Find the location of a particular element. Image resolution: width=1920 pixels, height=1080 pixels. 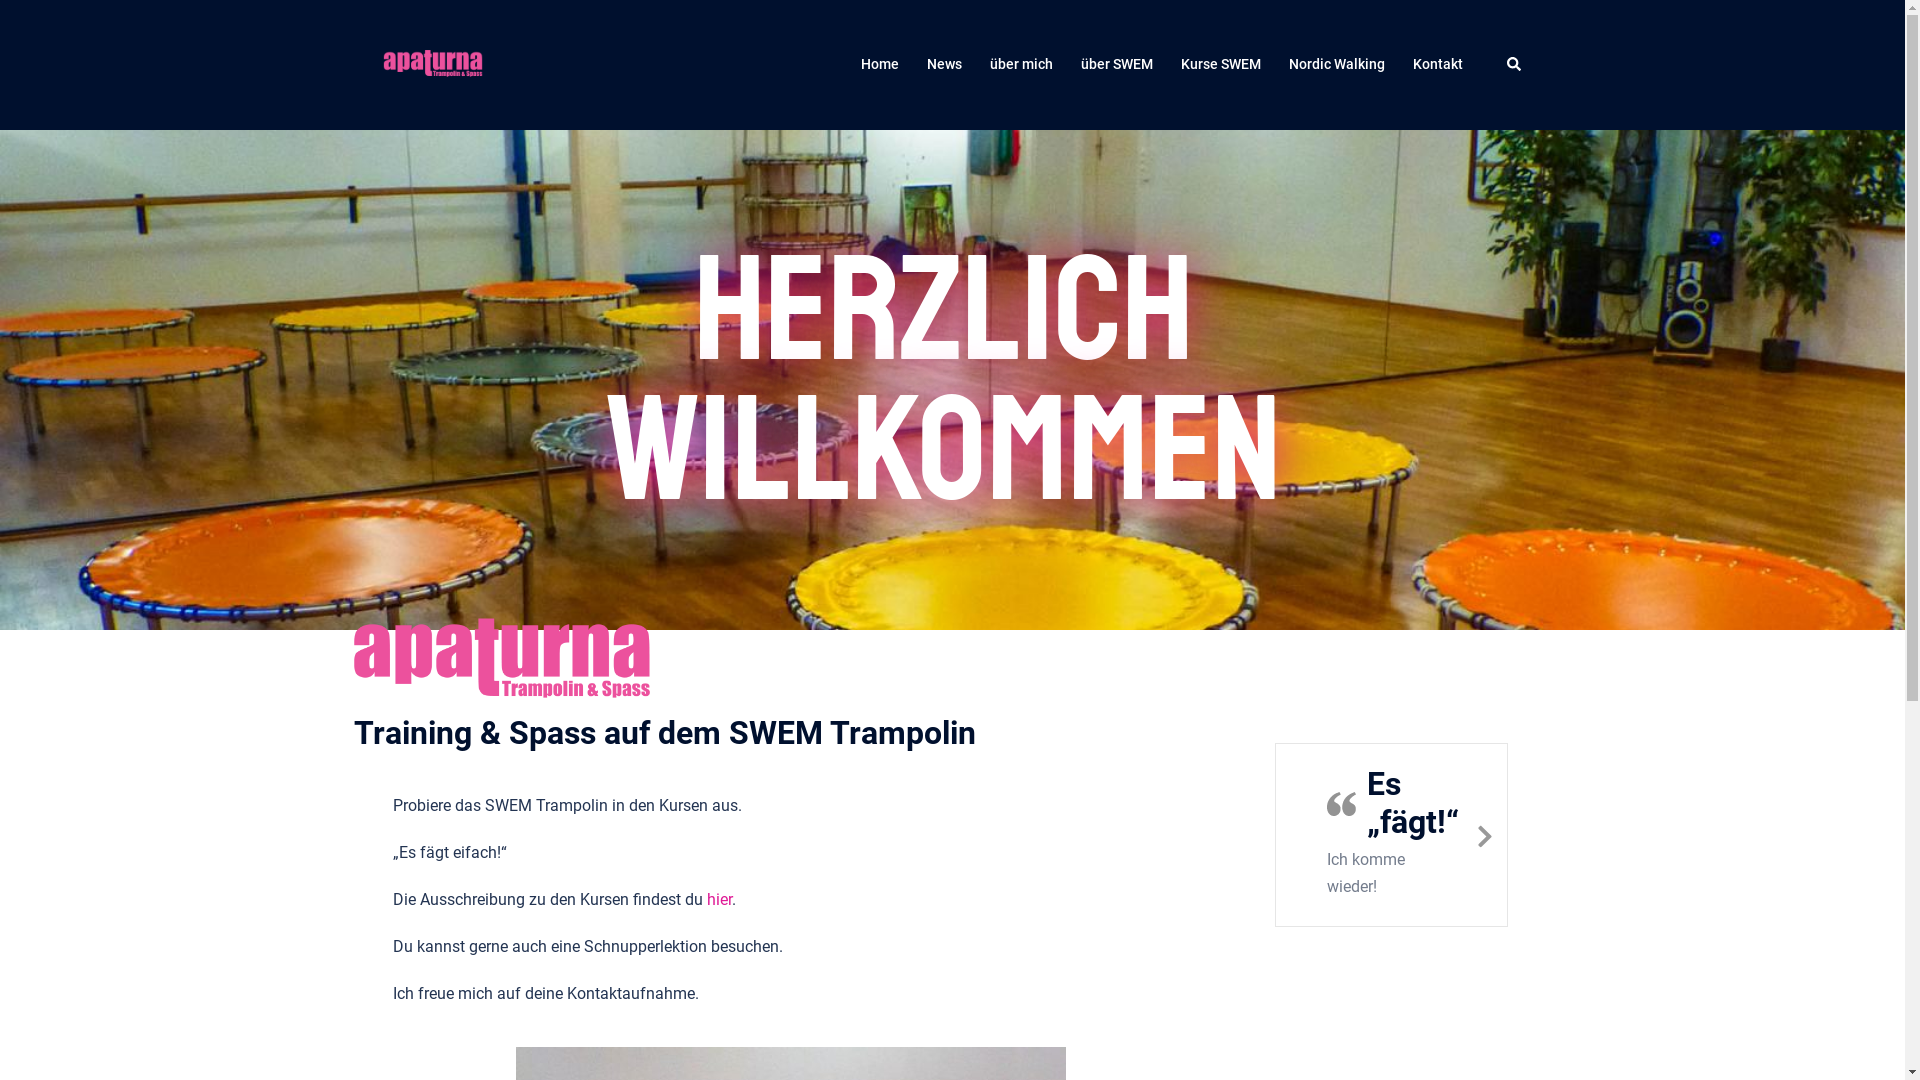

'hier' is located at coordinates (718, 898).